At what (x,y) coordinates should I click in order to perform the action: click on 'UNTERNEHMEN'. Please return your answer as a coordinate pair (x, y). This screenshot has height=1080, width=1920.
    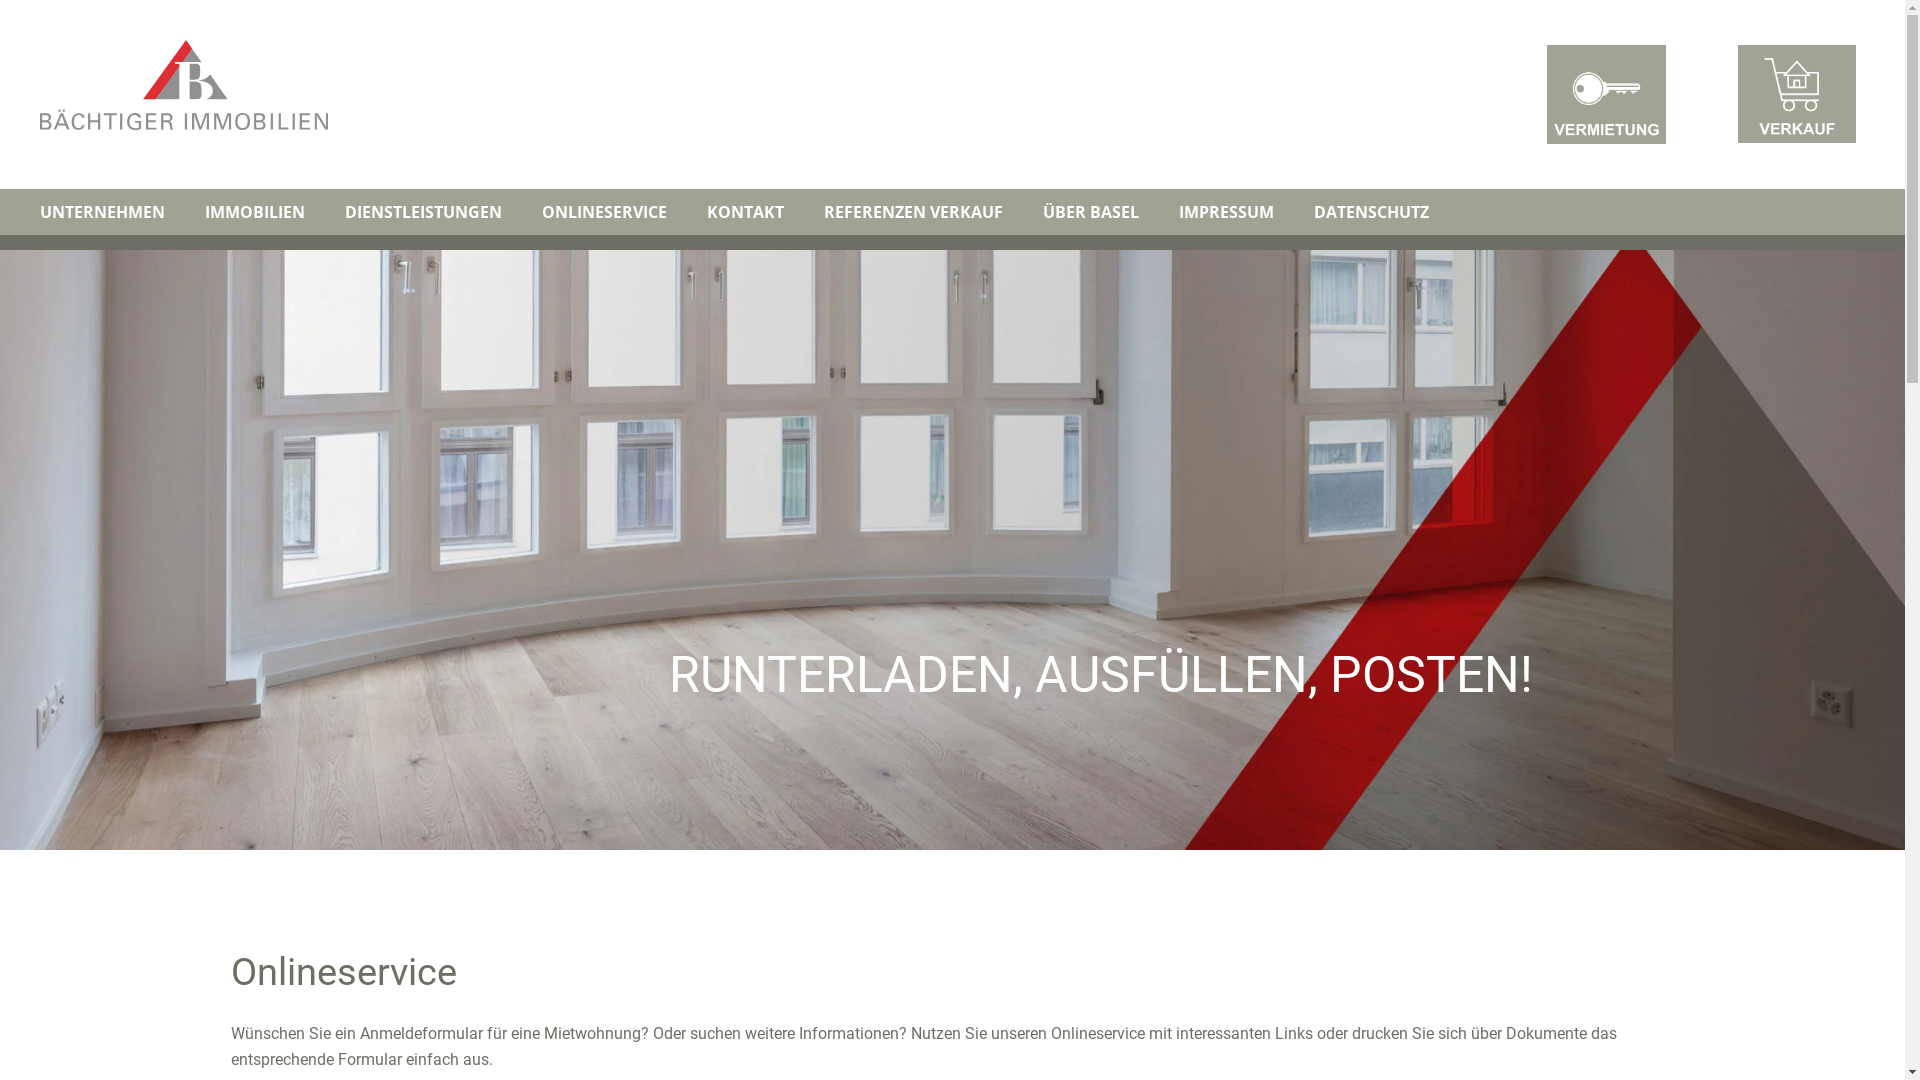
    Looking at the image, I should click on (101, 212).